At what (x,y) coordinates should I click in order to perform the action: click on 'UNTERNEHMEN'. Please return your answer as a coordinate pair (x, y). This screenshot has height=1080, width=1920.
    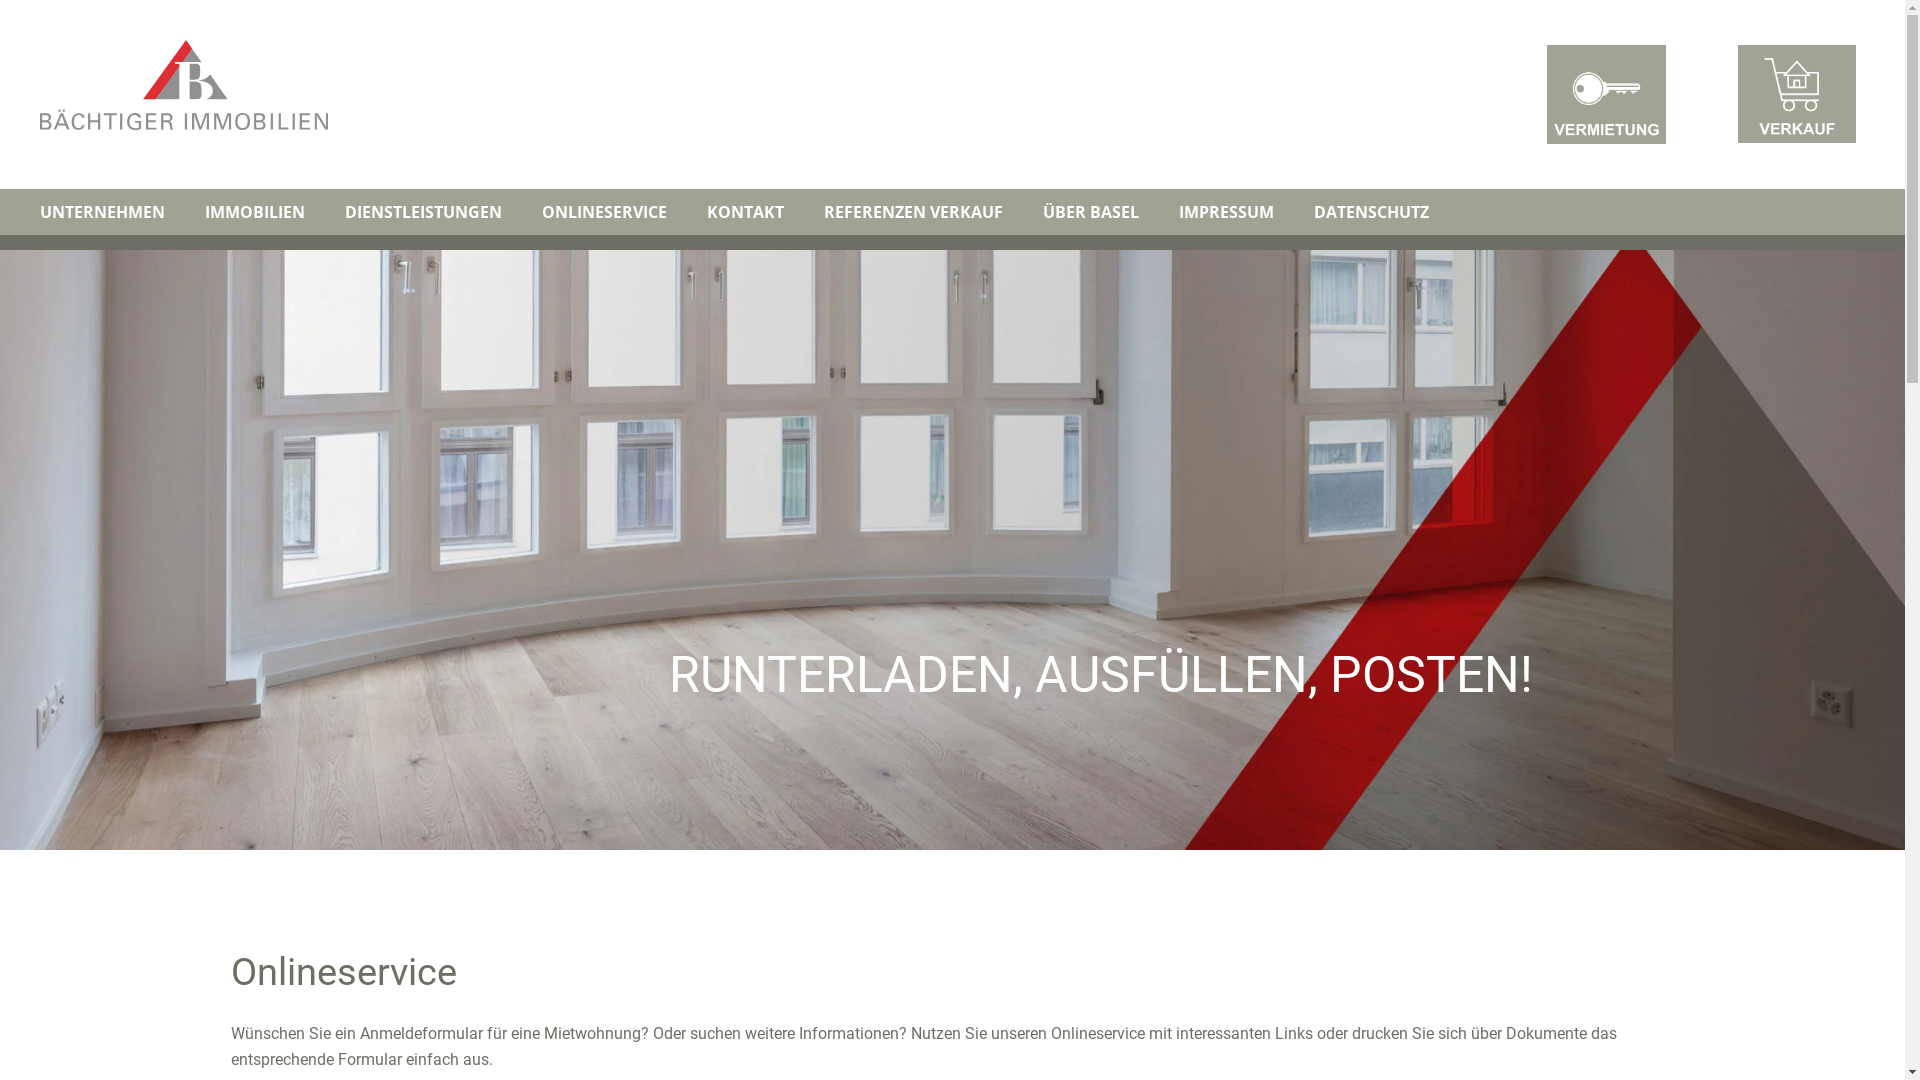
    Looking at the image, I should click on (101, 212).